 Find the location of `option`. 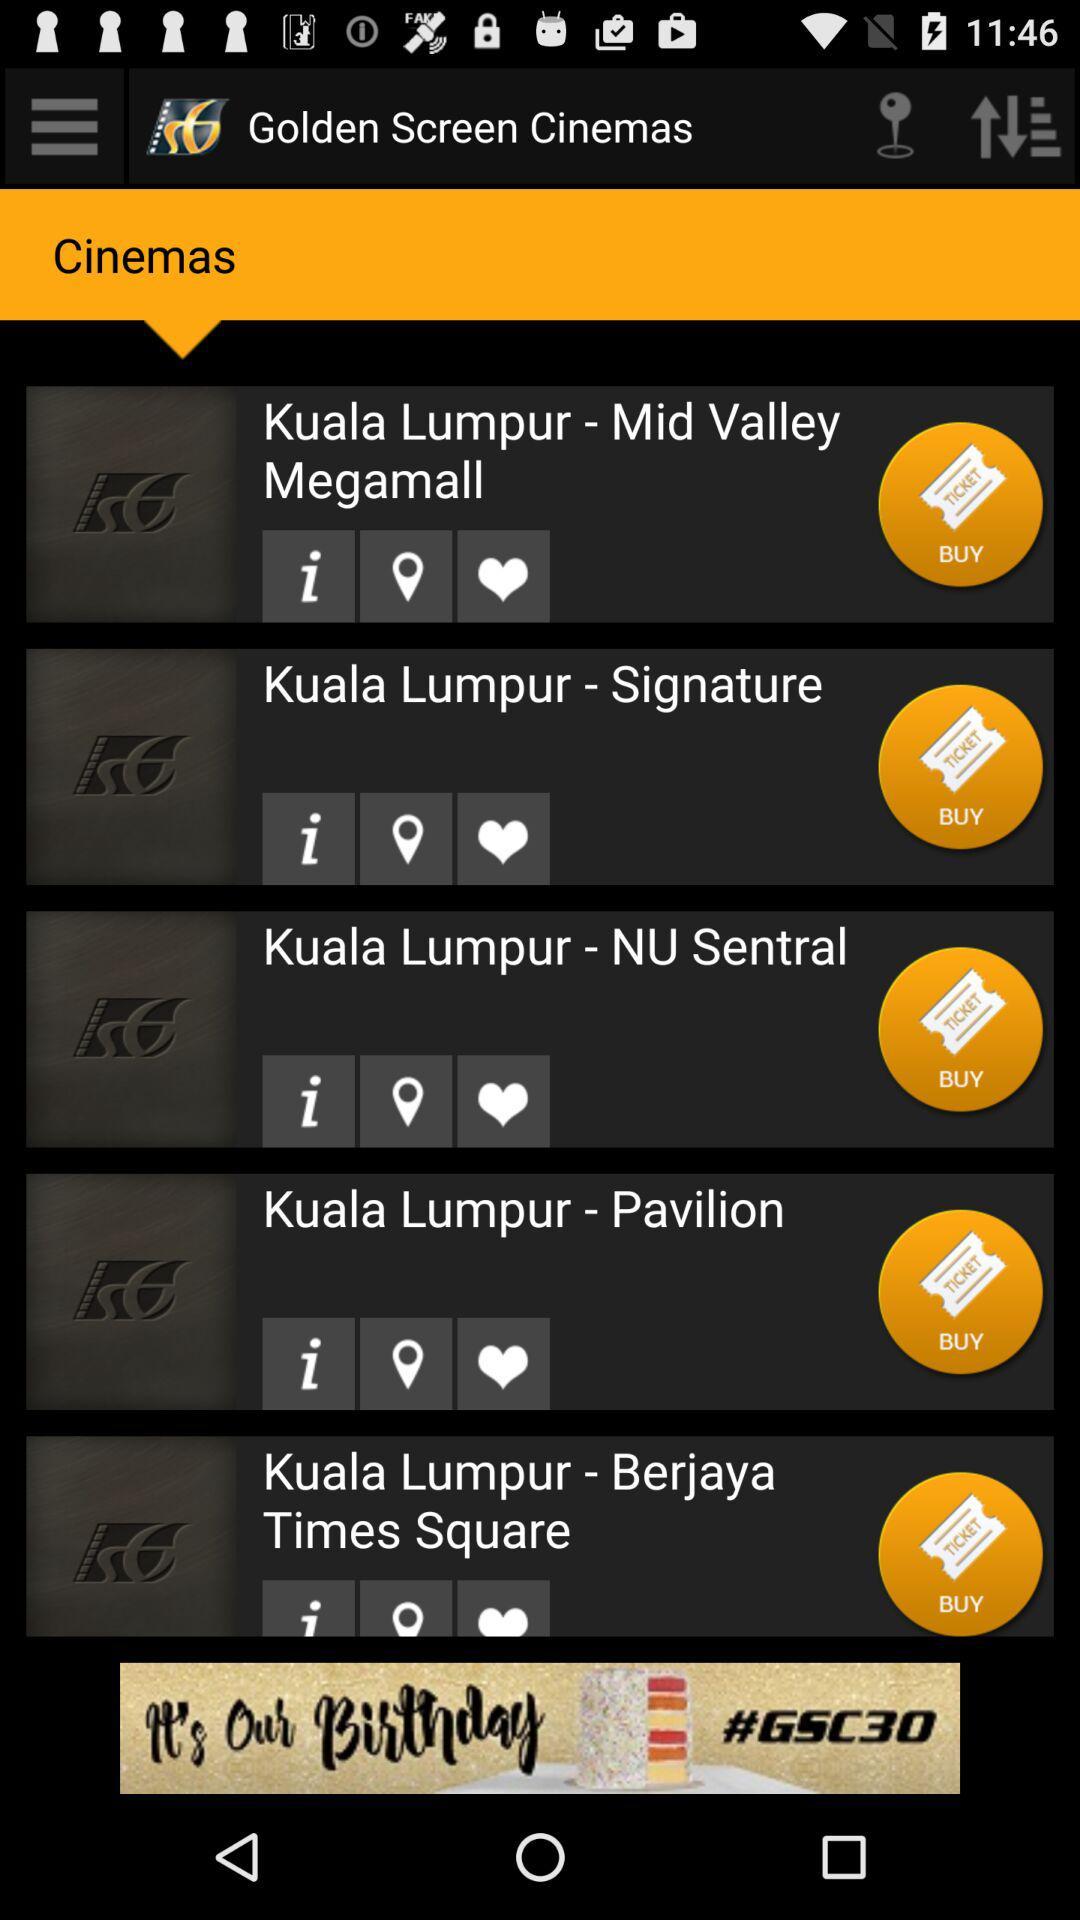

option is located at coordinates (960, 765).